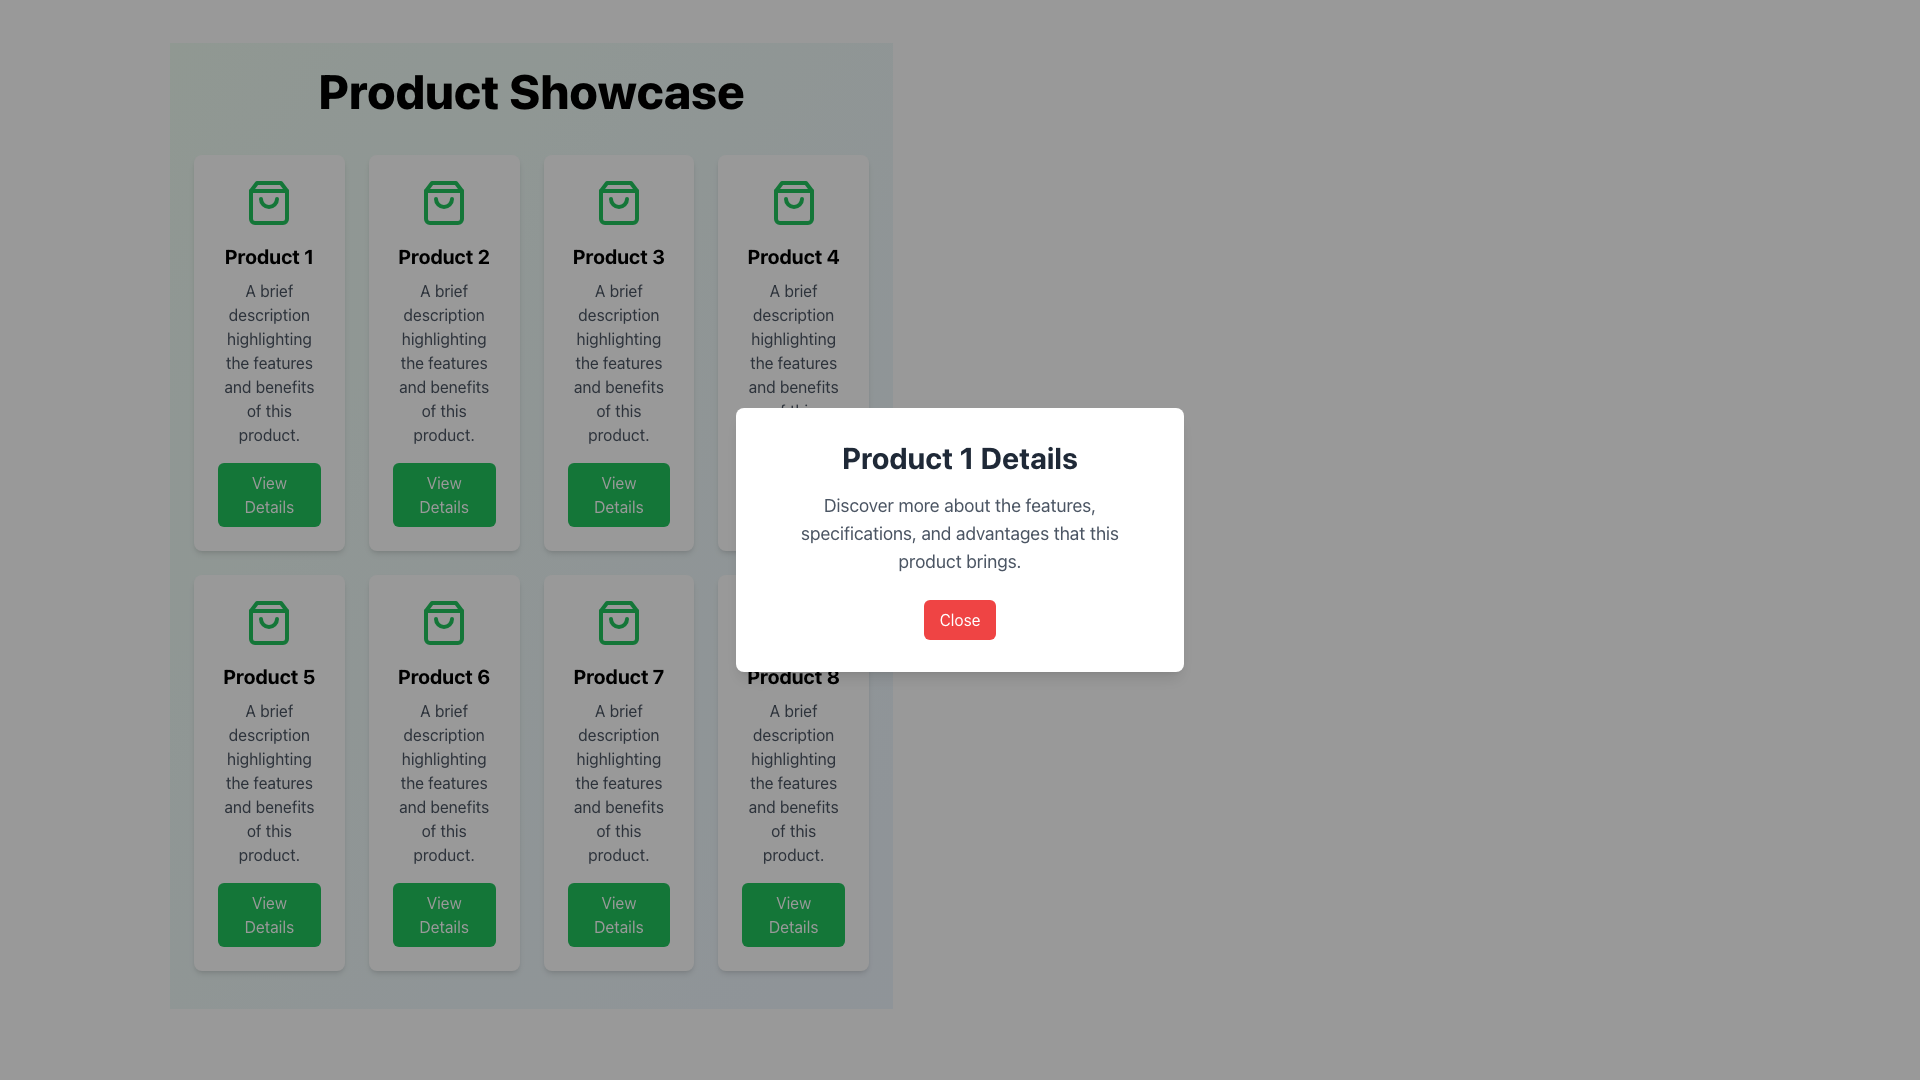 The height and width of the screenshot is (1080, 1920). What do you see at coordinates (443, 494) in the screenshot?
I see `the button located at the bottom of the 'Product 2' card to change its hover state` at bounding box center [443, 494].